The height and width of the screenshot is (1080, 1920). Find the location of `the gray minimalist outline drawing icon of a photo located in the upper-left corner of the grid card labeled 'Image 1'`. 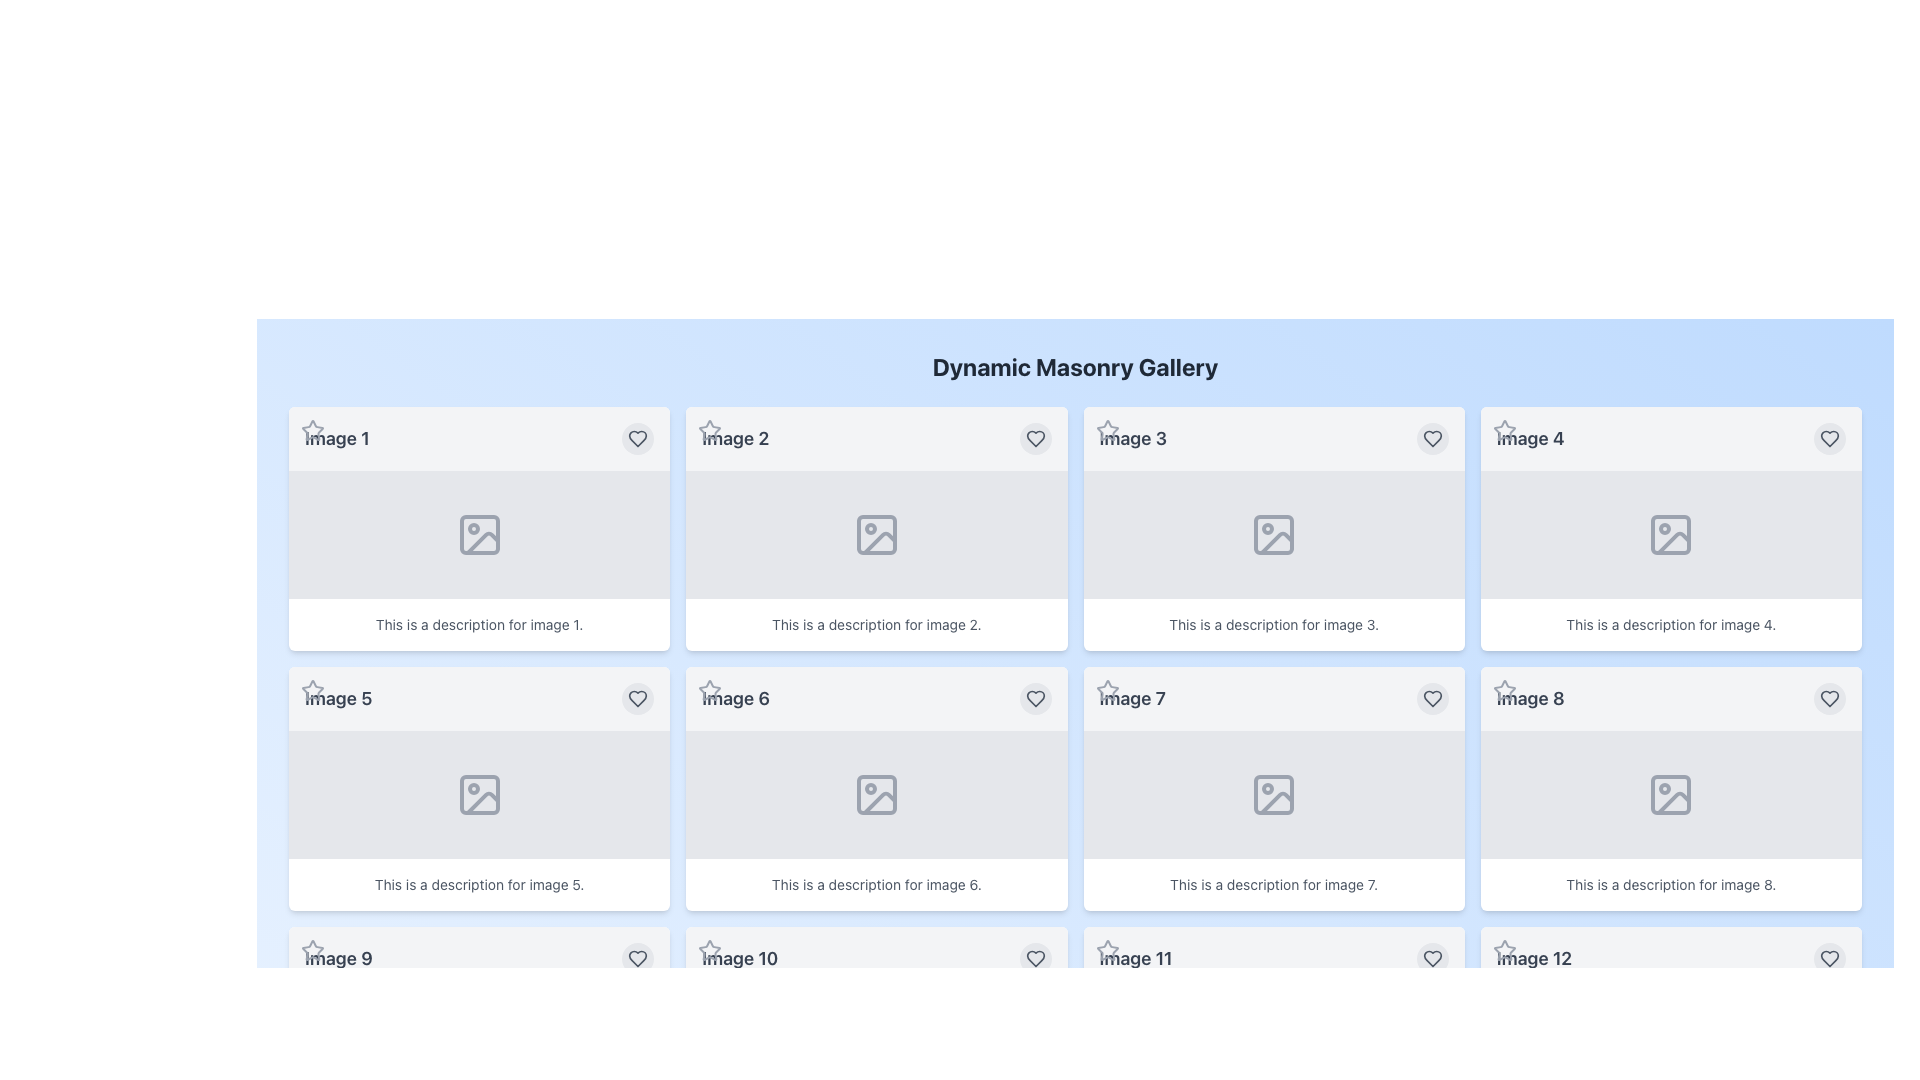

the gray minimalist outline drawing icon of a photo located in the upper-left corner of the grid card labeled 'Image 1' is located at coordinates (478, 534).